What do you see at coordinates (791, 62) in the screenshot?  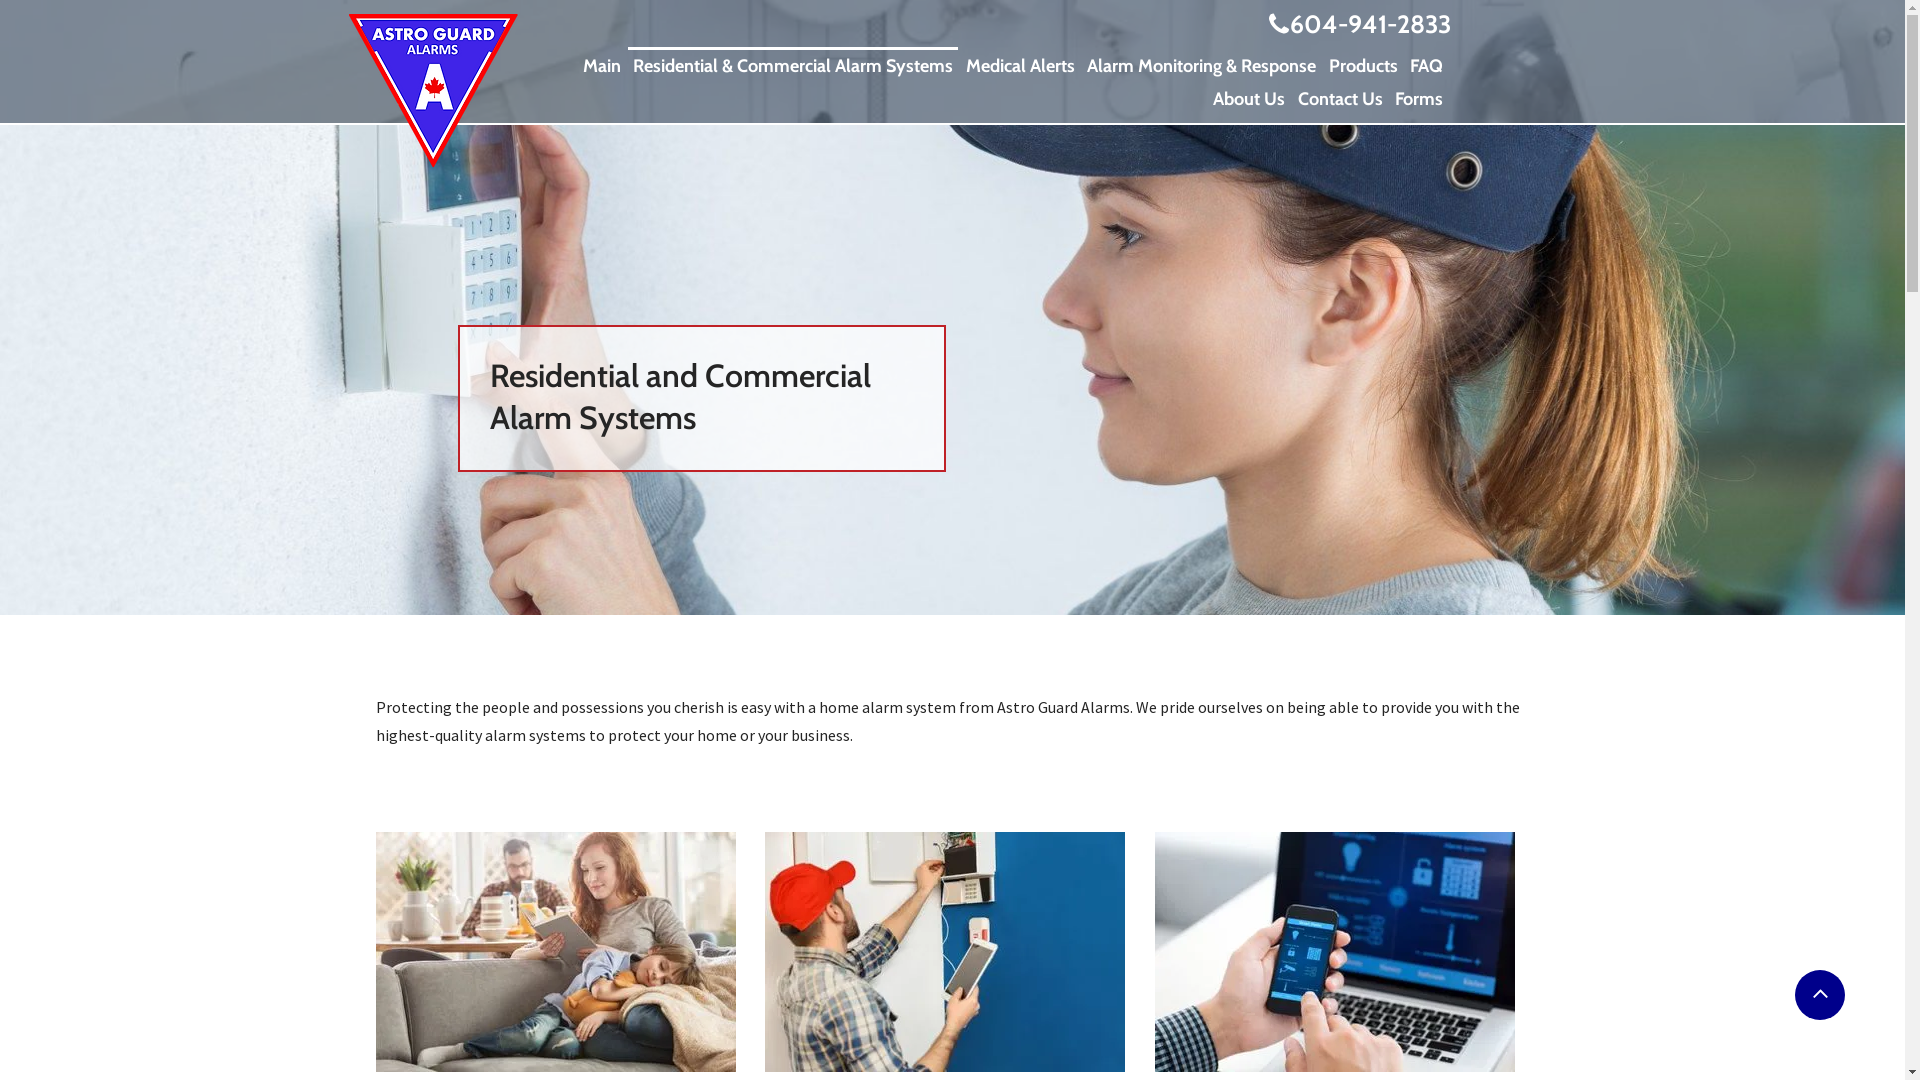 I see `'Residential & Commercial Alarm Systems'` at bounding box center [791, 62].